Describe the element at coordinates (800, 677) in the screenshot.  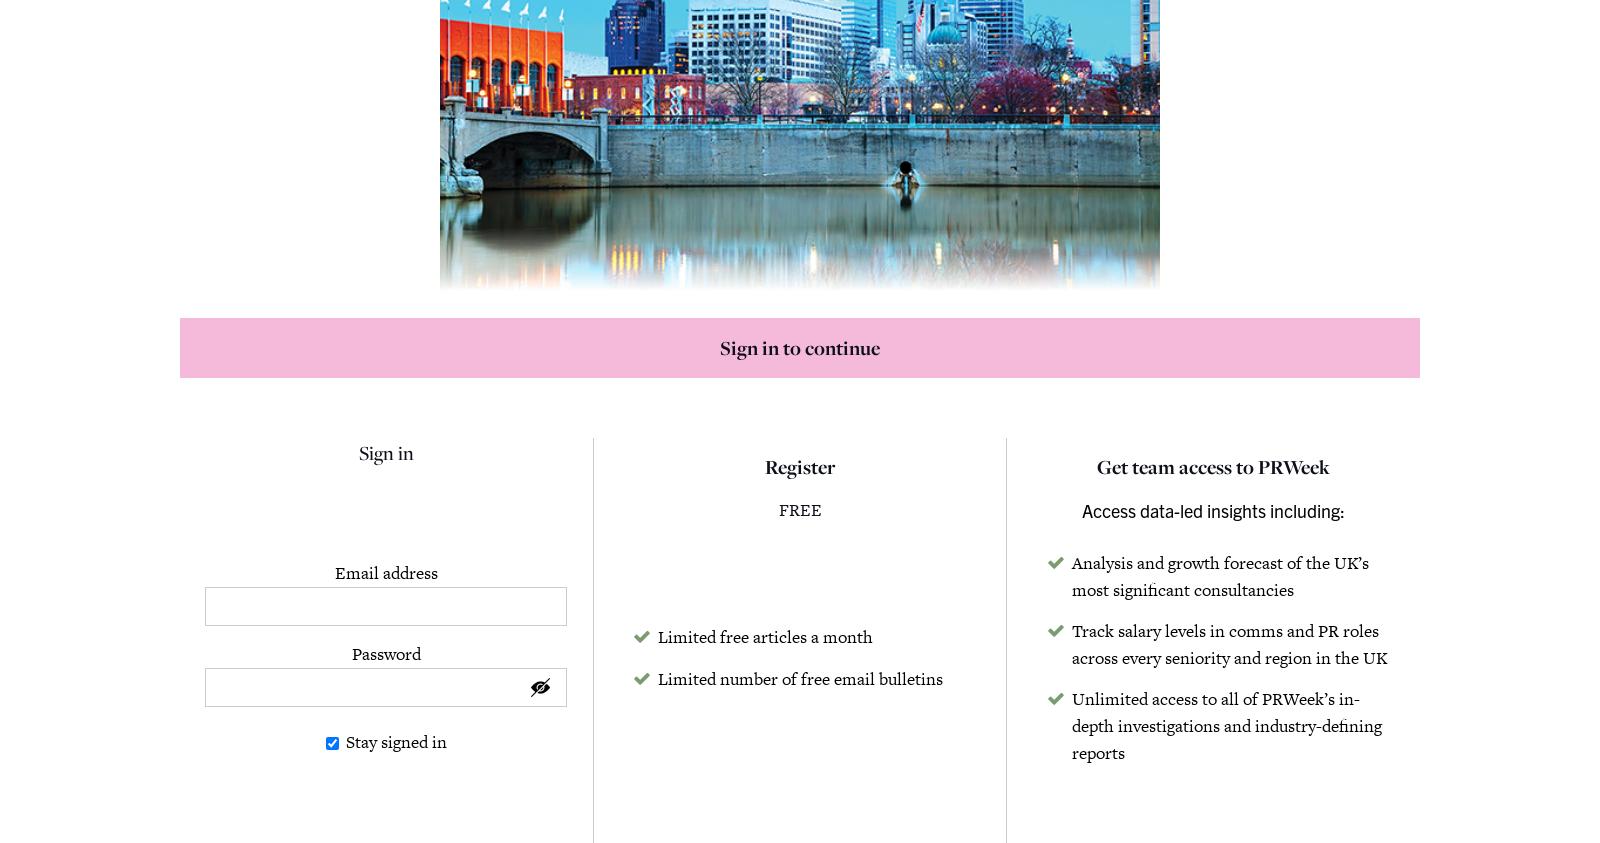
I see `'Limited number of free email bulletins'` at that location.